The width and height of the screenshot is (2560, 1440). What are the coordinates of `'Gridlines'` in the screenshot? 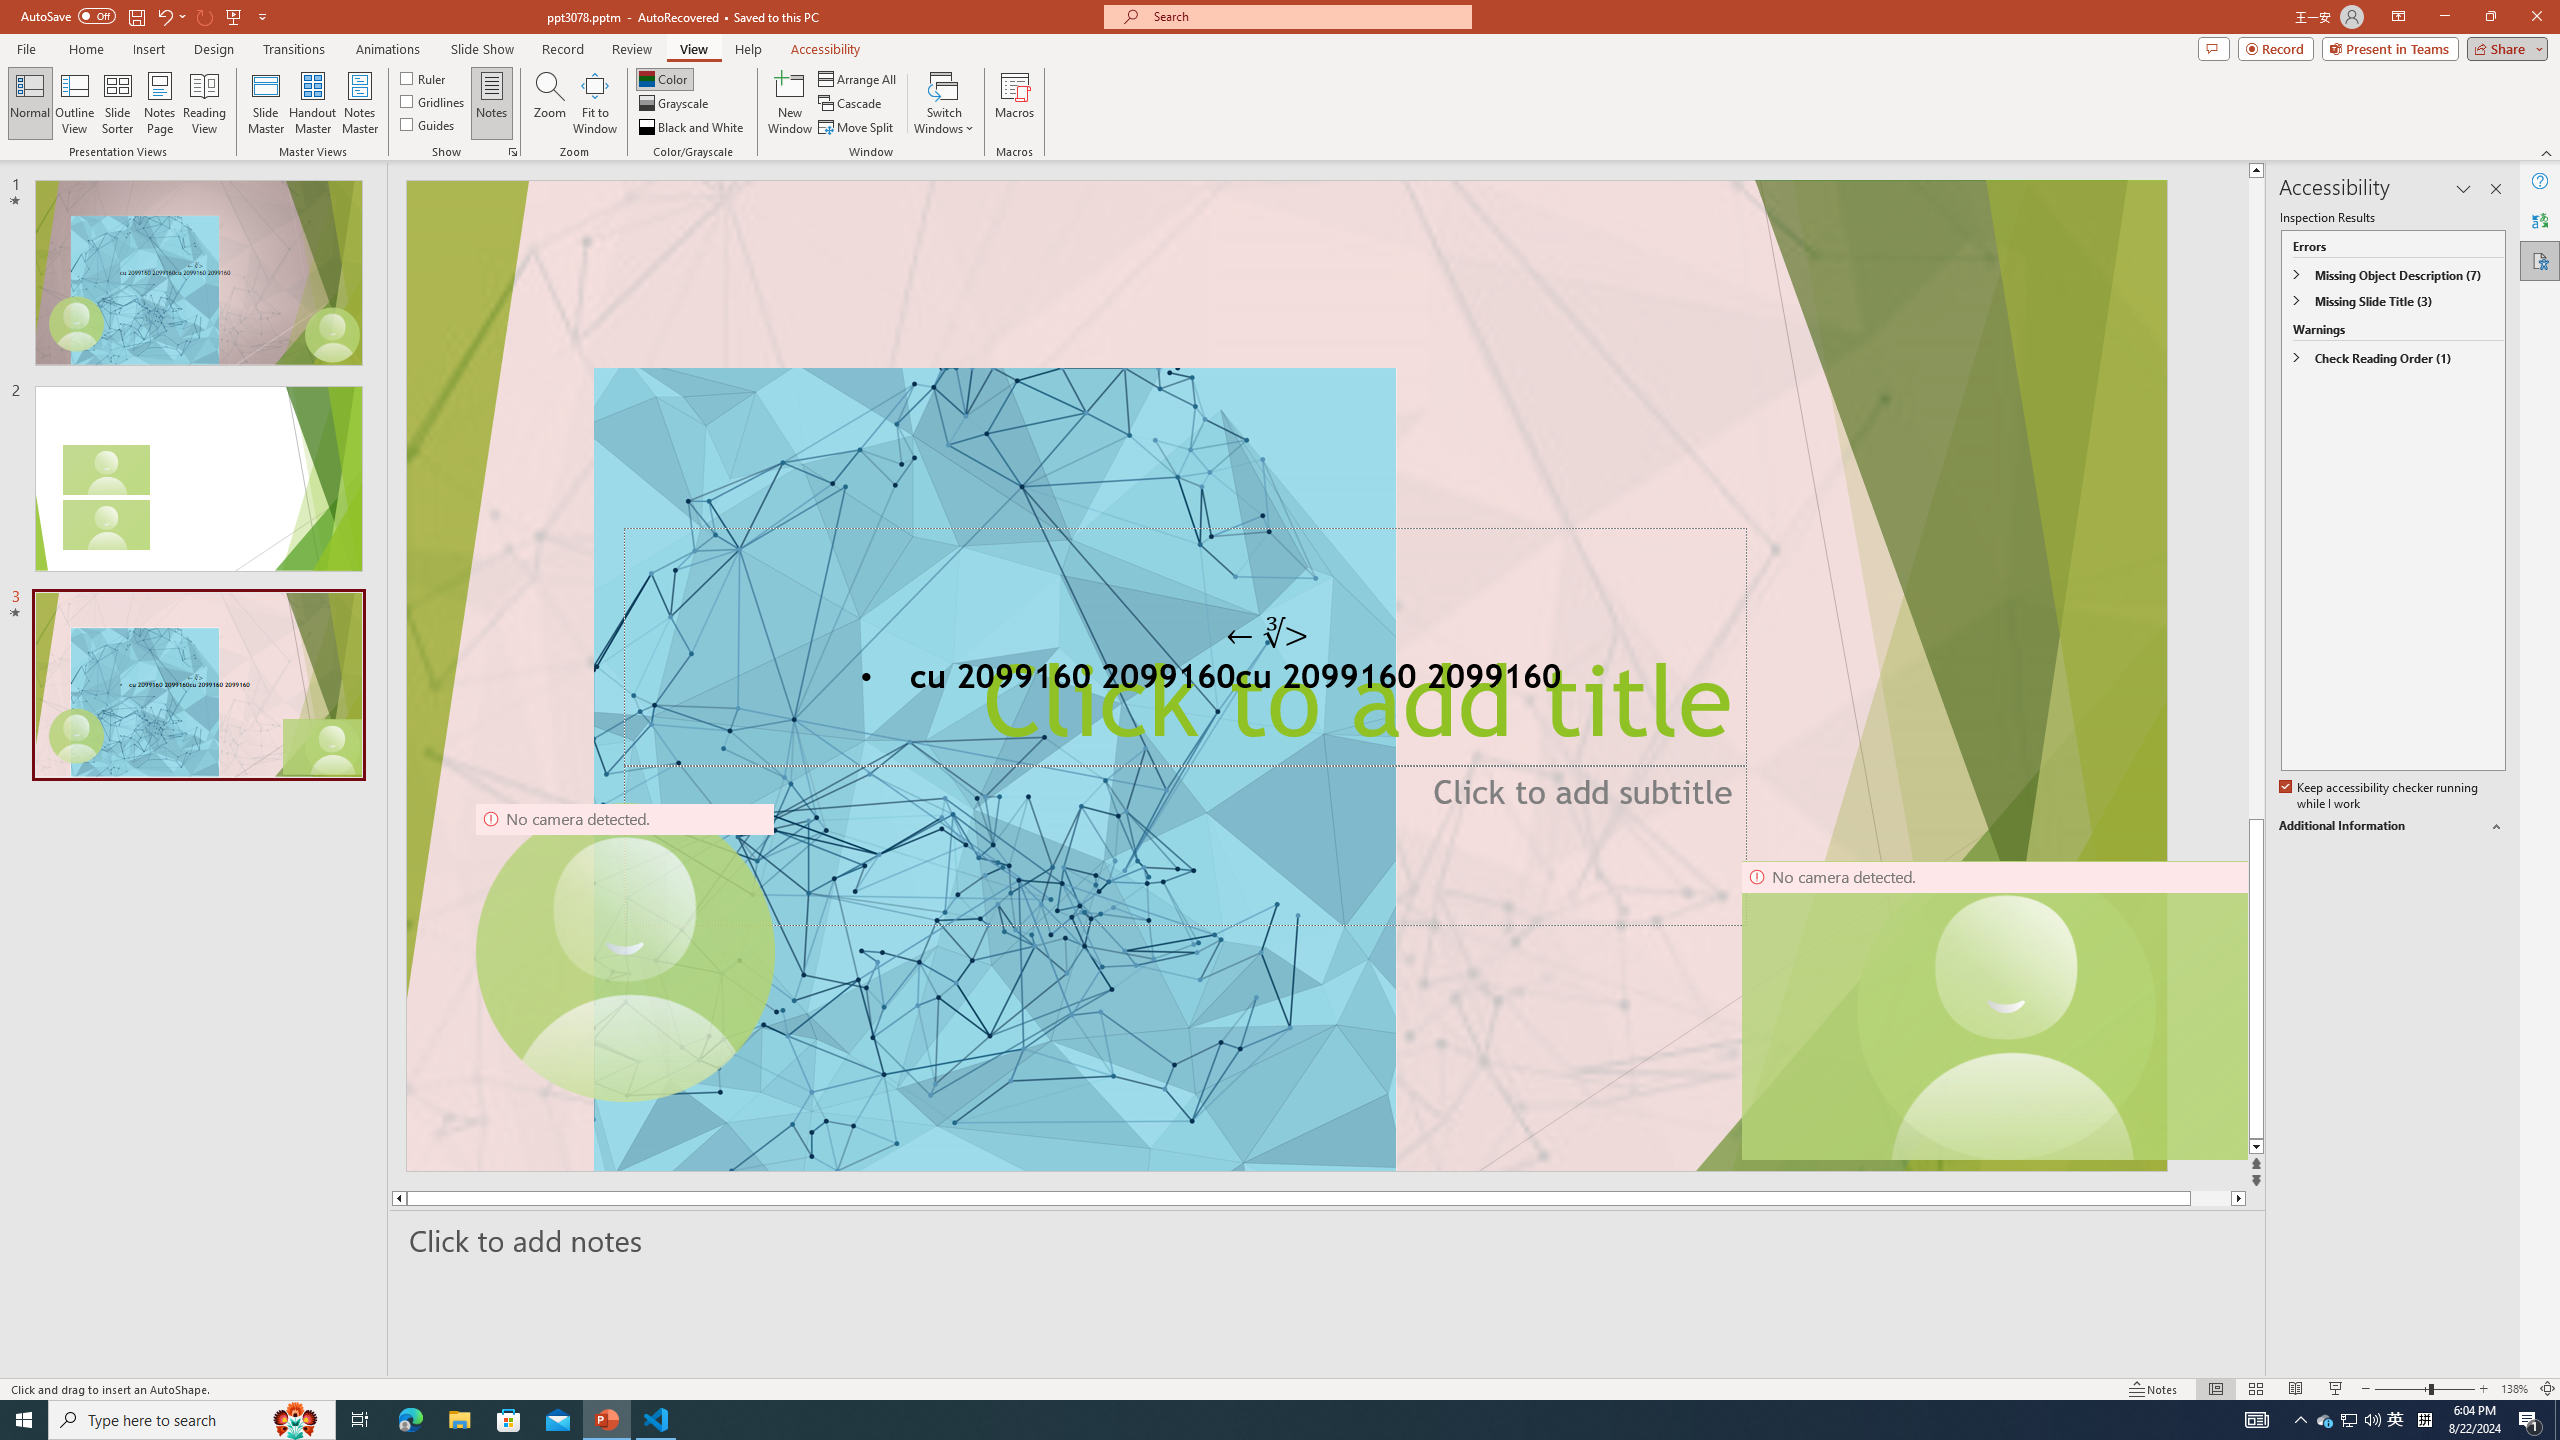 It's located at (432, 99).